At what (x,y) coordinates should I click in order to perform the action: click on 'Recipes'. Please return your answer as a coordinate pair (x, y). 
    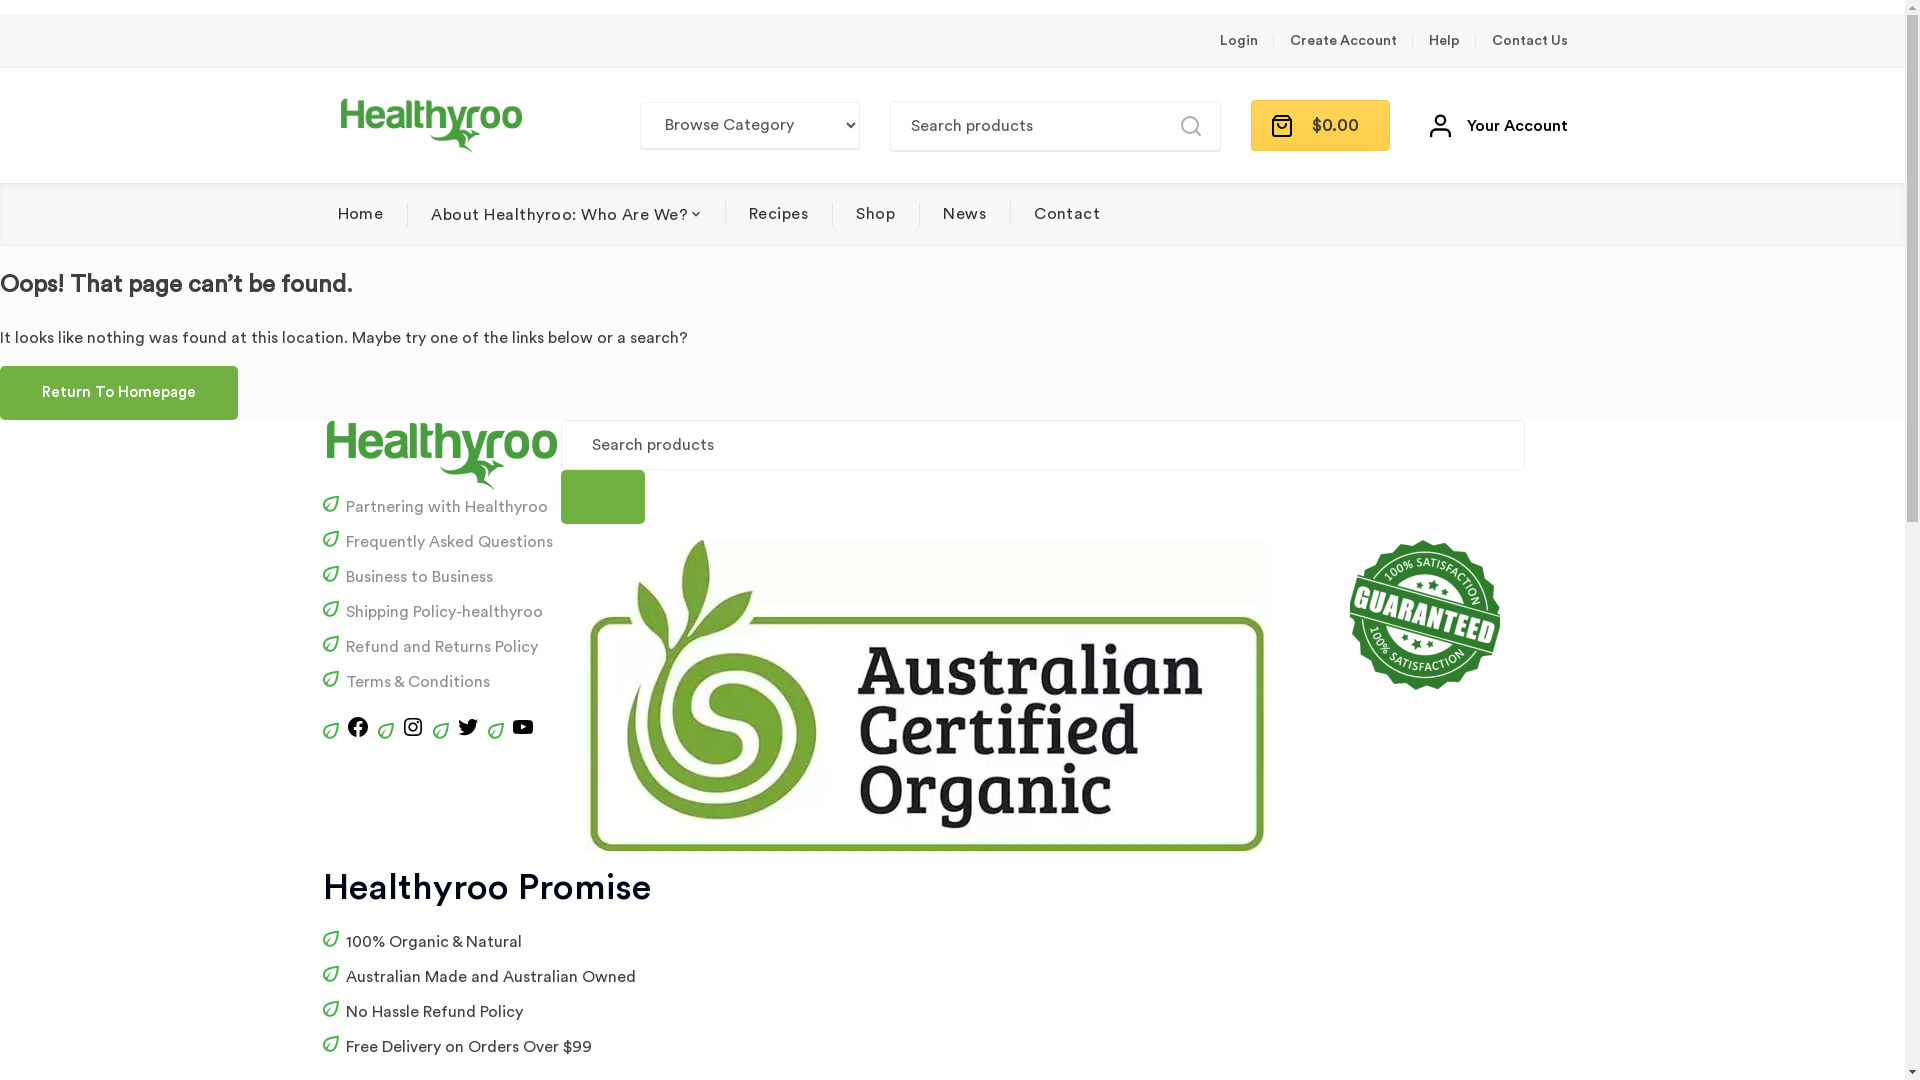
    Looking at the image, I should click on (777, 213).